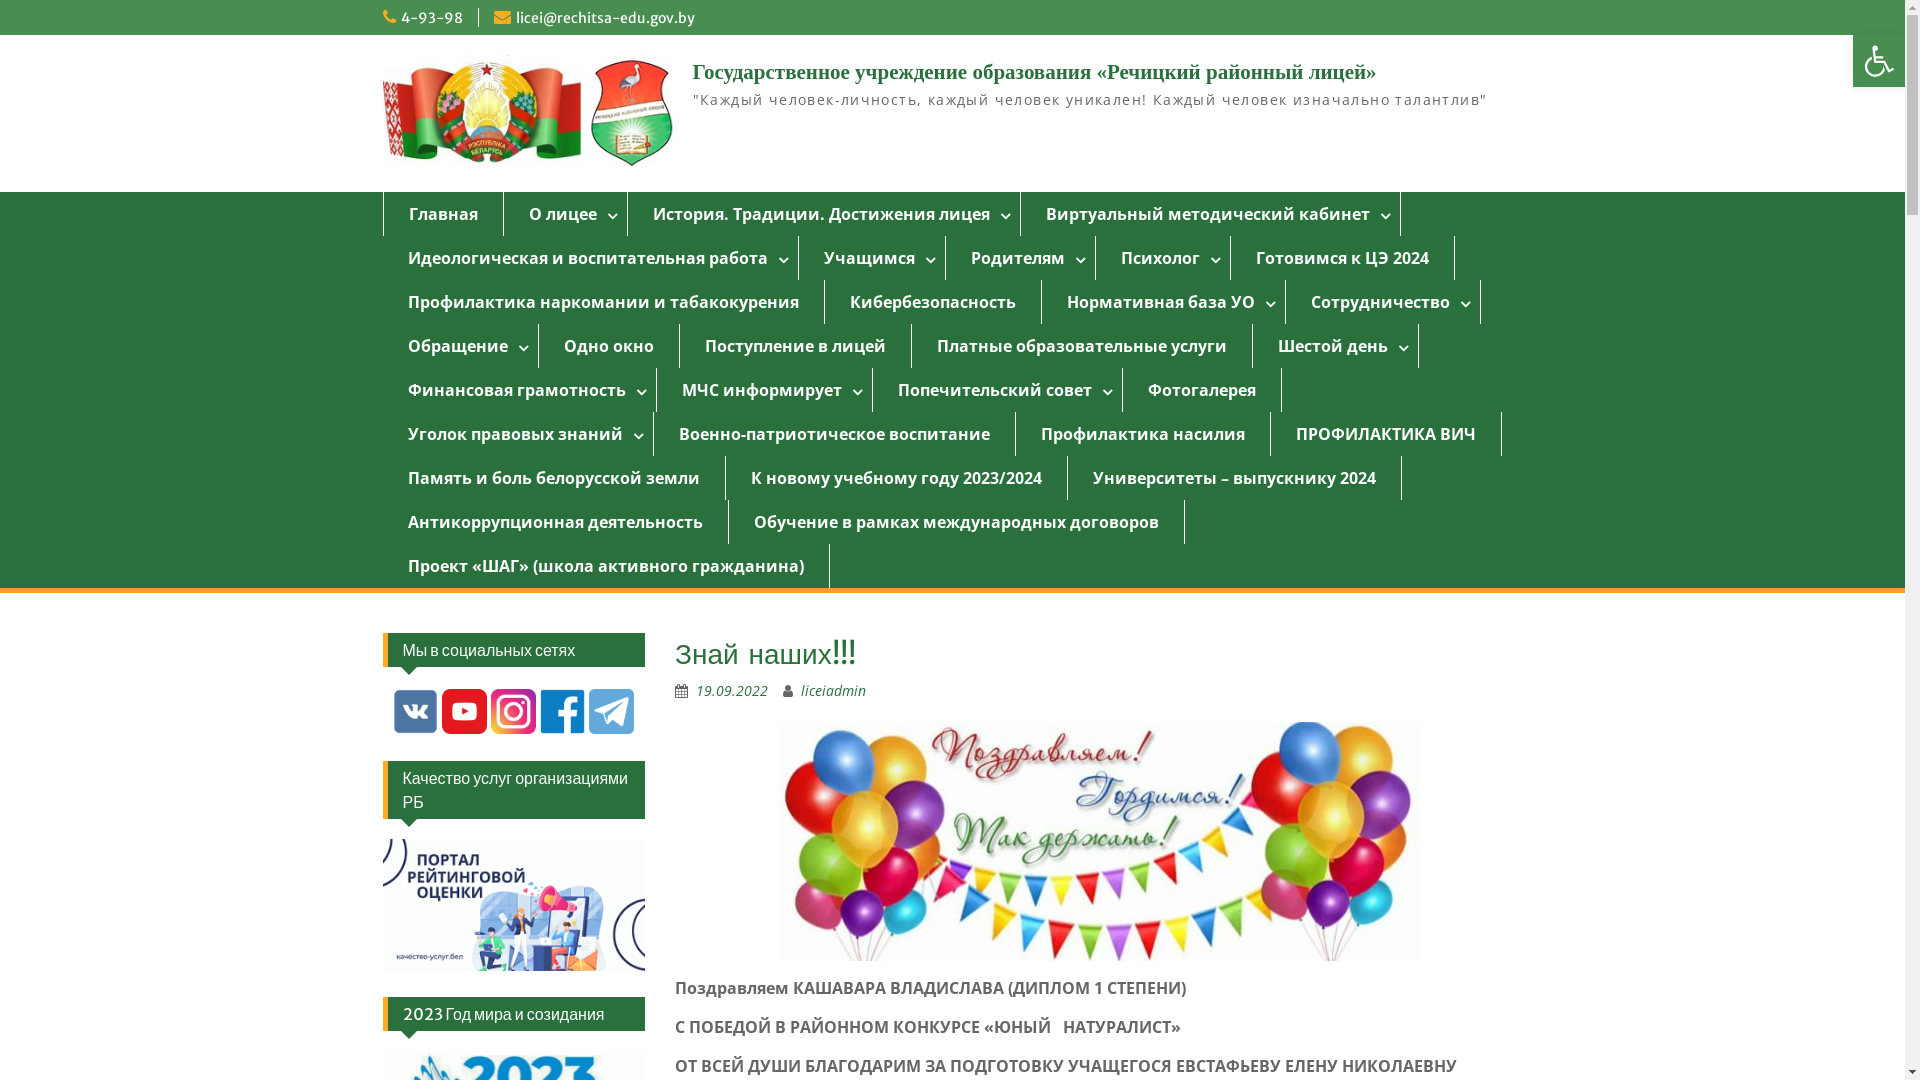 Image resolution: width=1920 pixels, height=1080 pixels. What do you see at coordinates (463, 710) in the screenshot?
I see `'youtube'` at bounding box center [463, 710].